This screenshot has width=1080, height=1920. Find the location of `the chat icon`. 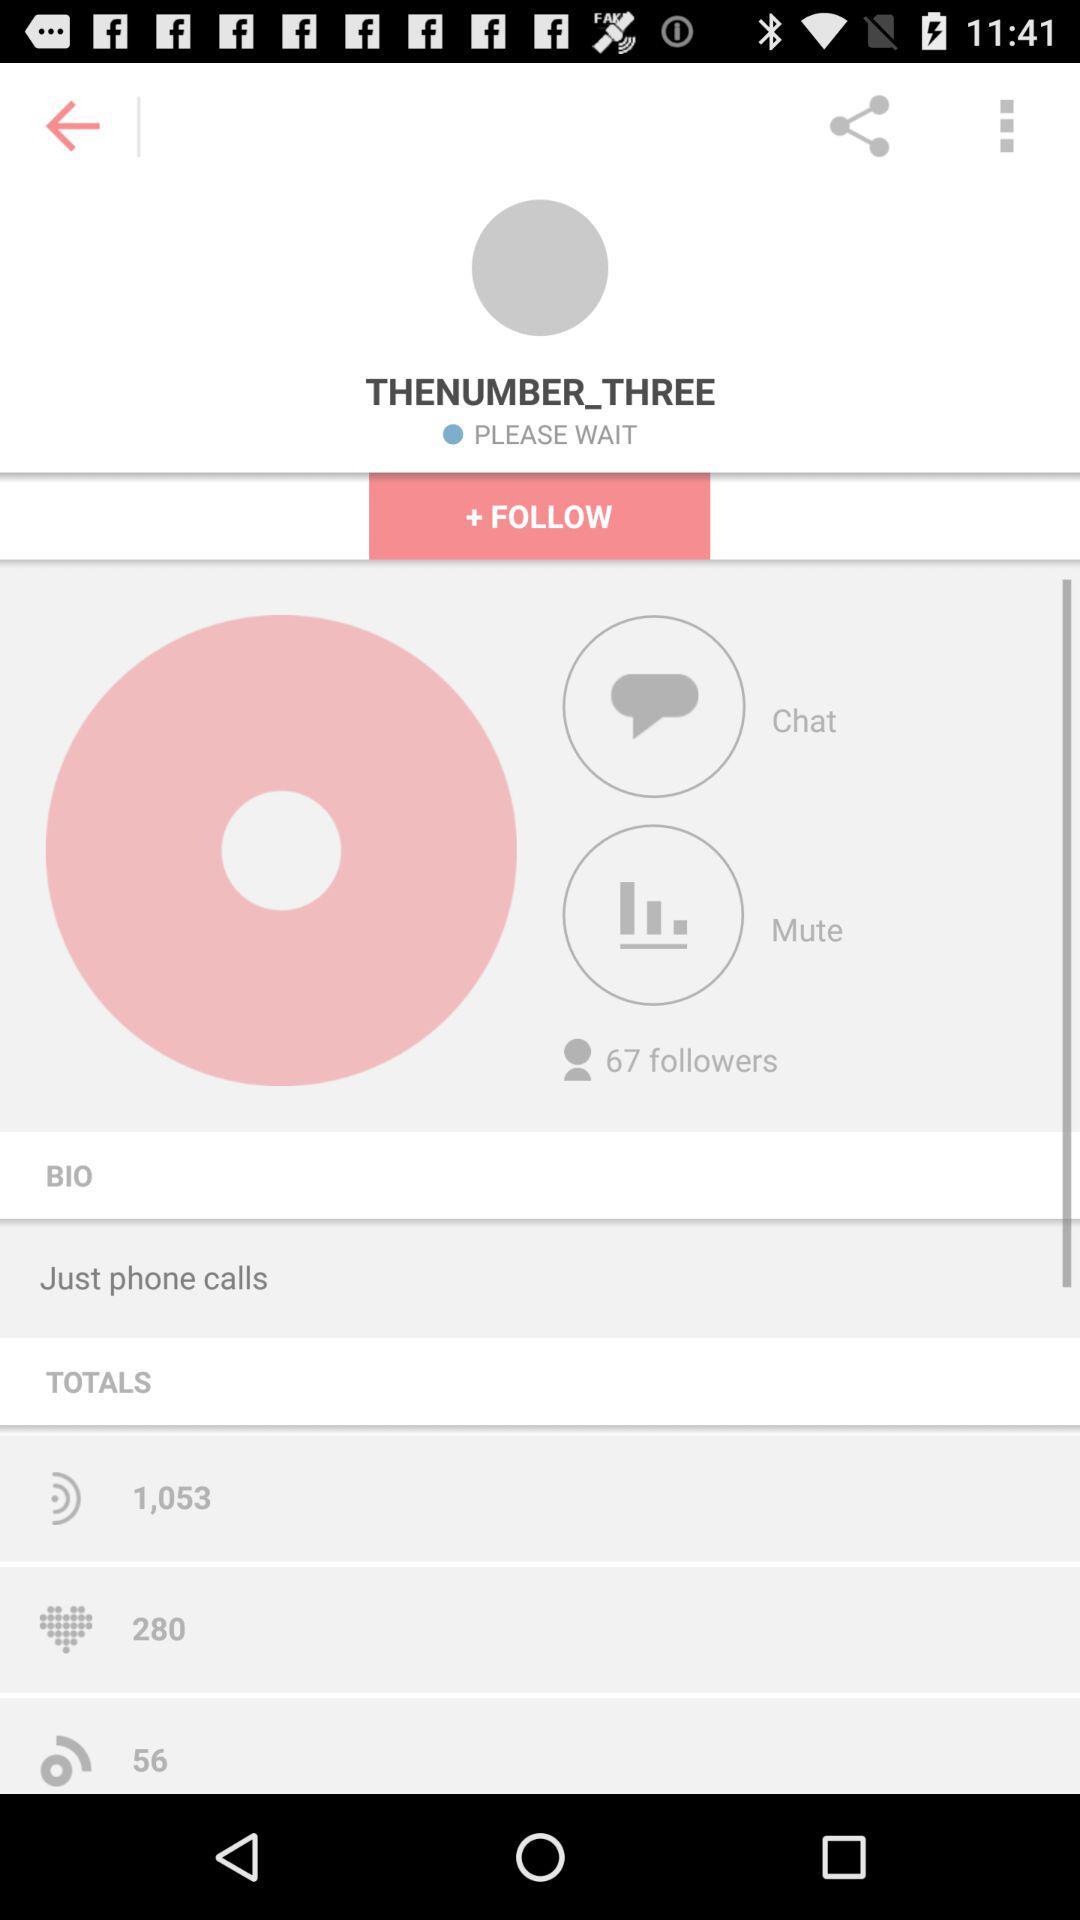

the chat icon is located at coordinates (654, 755).